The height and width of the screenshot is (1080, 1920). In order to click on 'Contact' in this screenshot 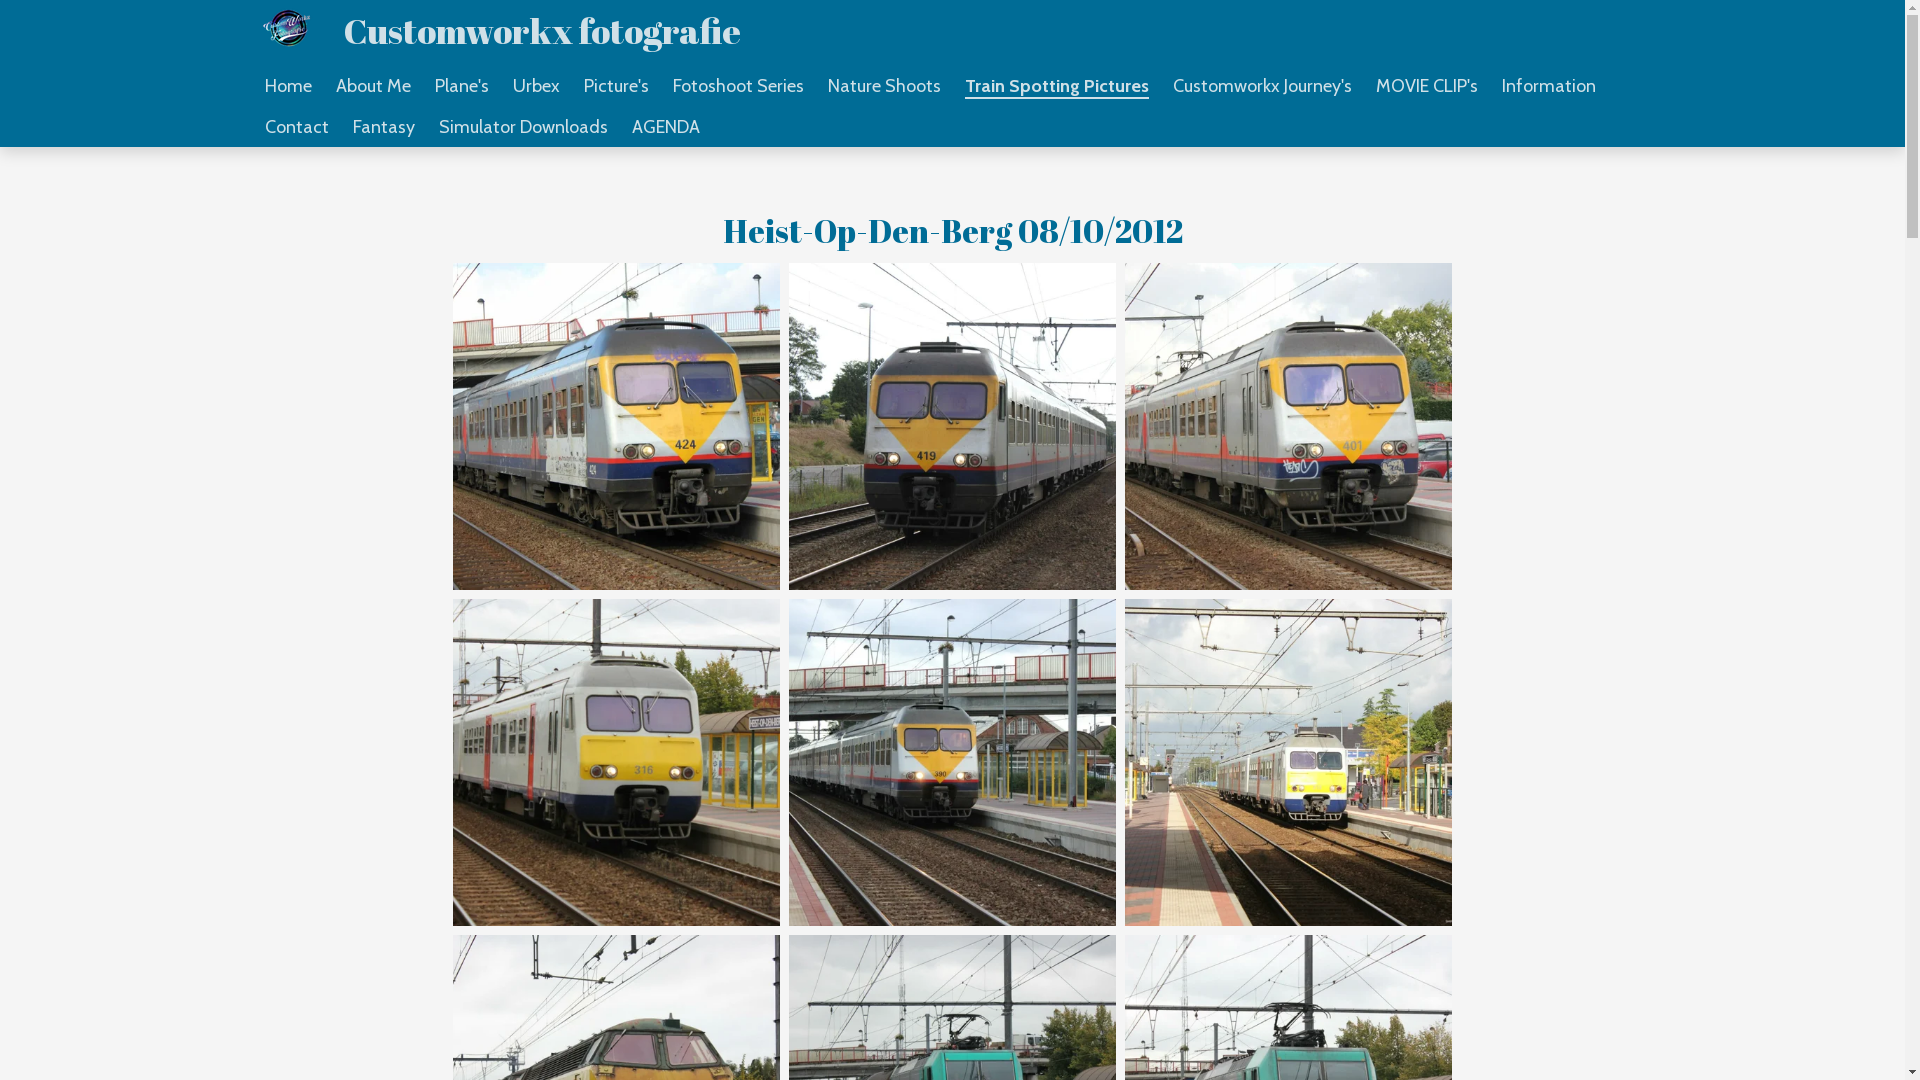, I will do `click(251, 127)`.